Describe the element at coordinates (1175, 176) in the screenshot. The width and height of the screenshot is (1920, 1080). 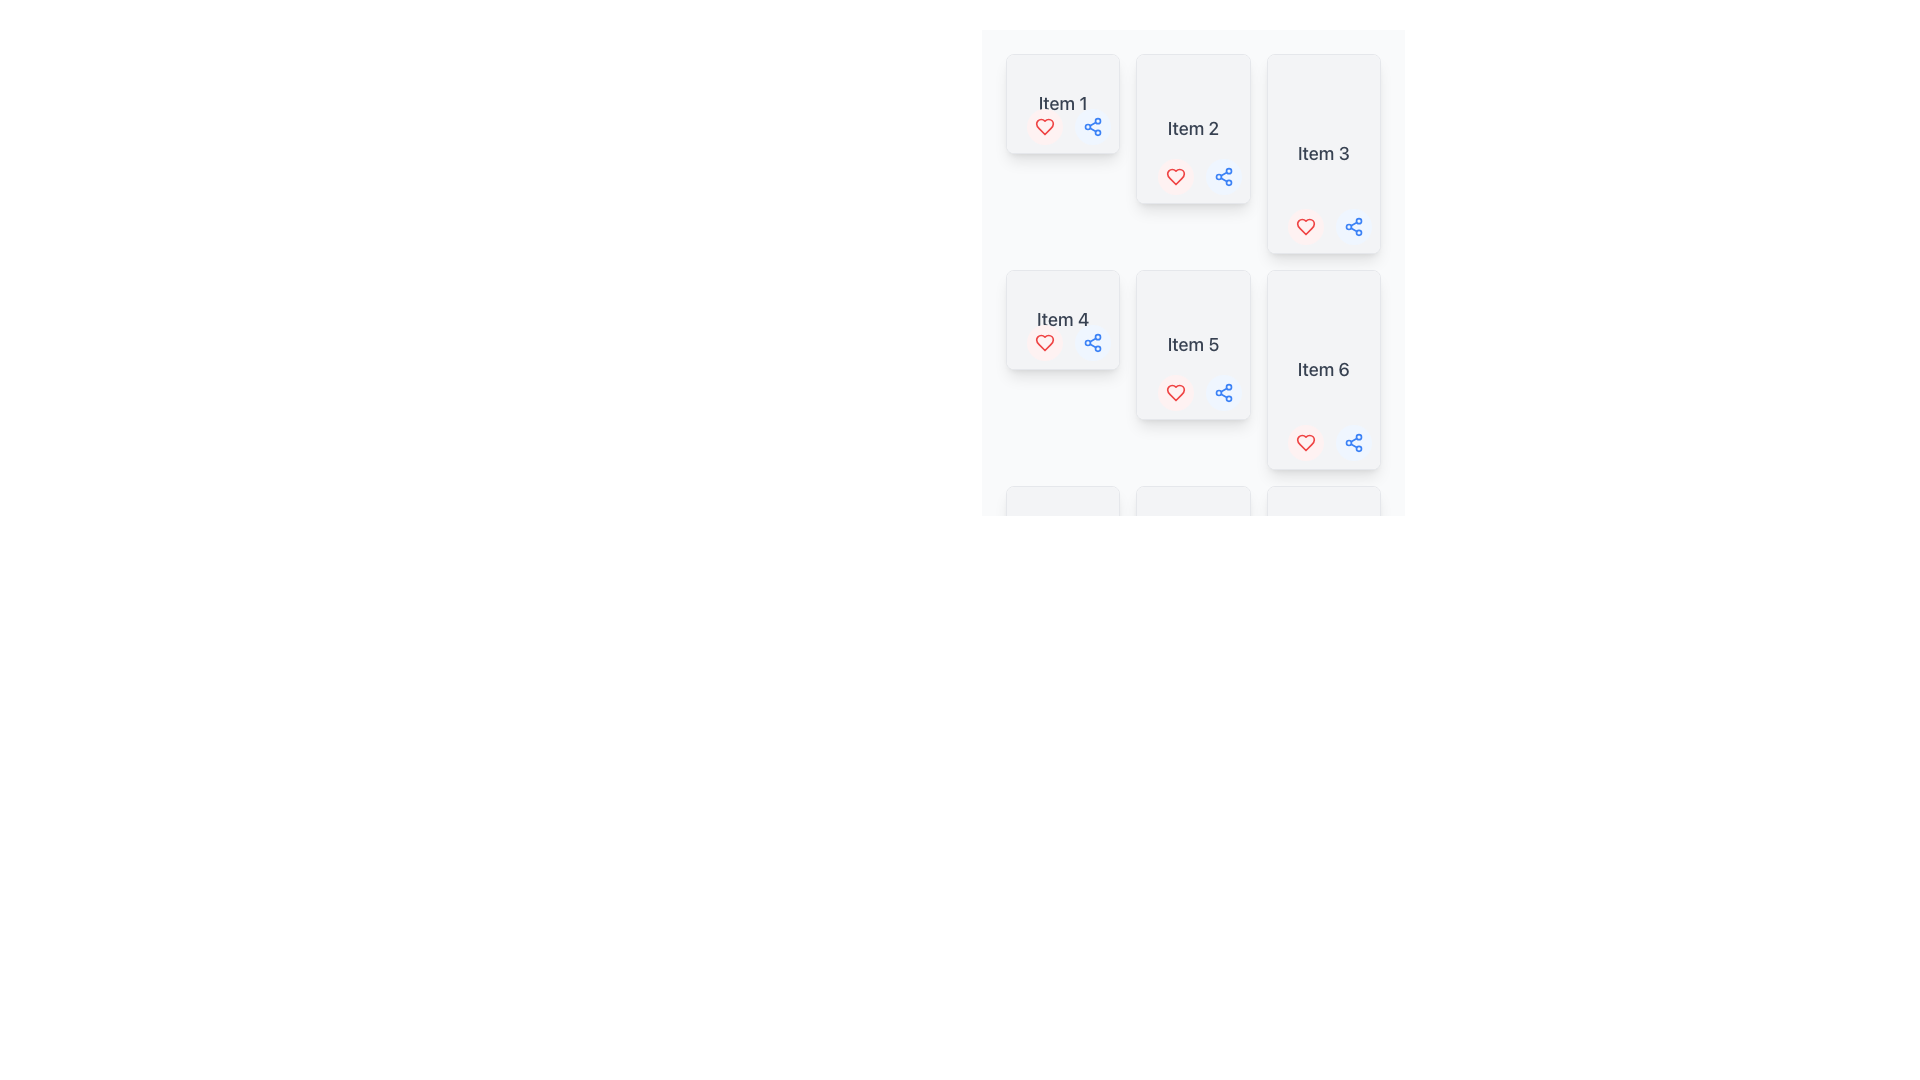
I see `the heart icon located in the middle of the second row of 'Item 2' to mark it as favorite` at that location.